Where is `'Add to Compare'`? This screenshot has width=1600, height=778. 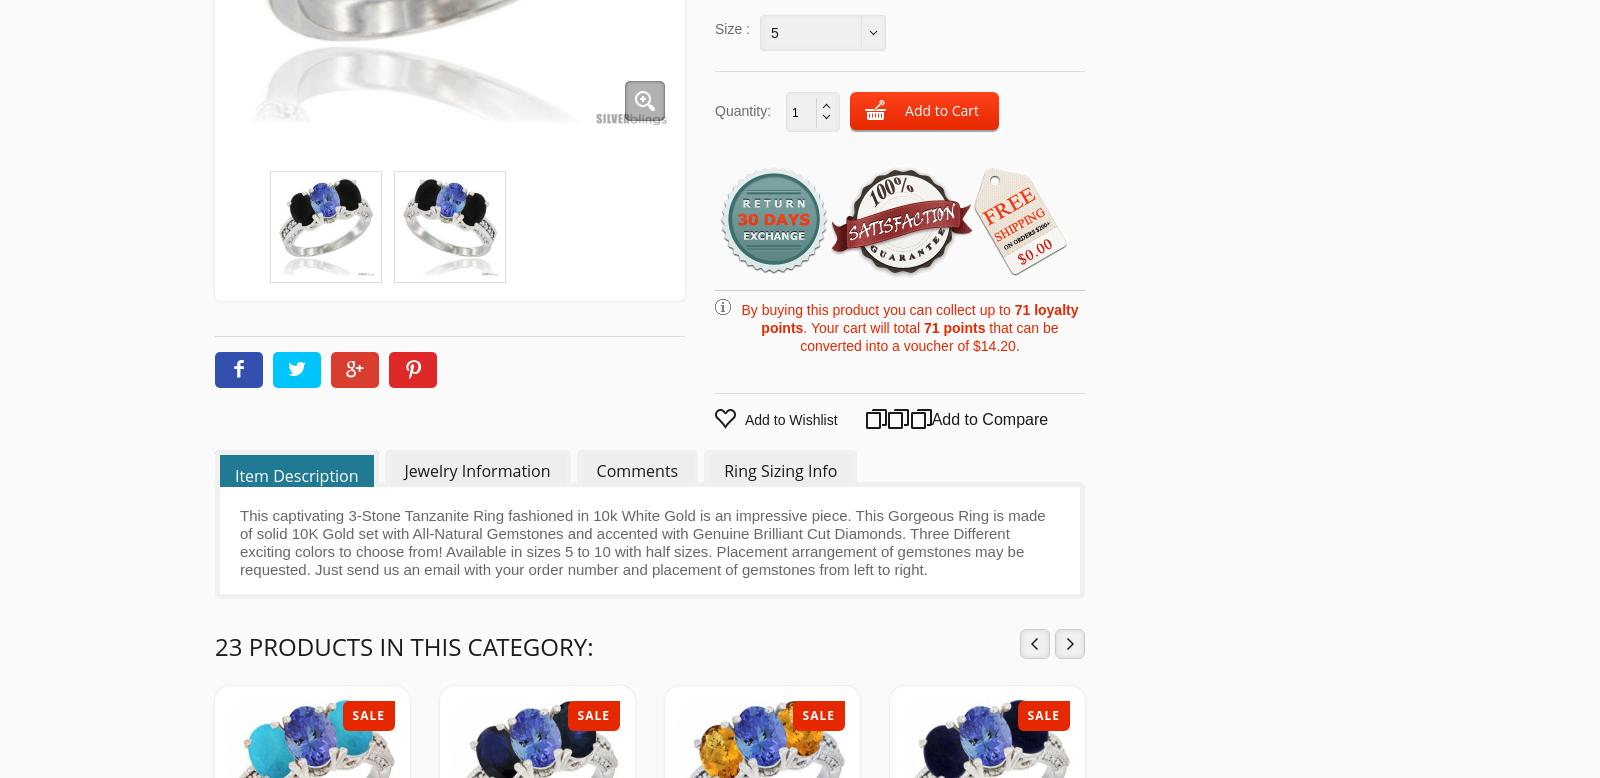
'Add to Compare' is located at coordinates (926, 419).